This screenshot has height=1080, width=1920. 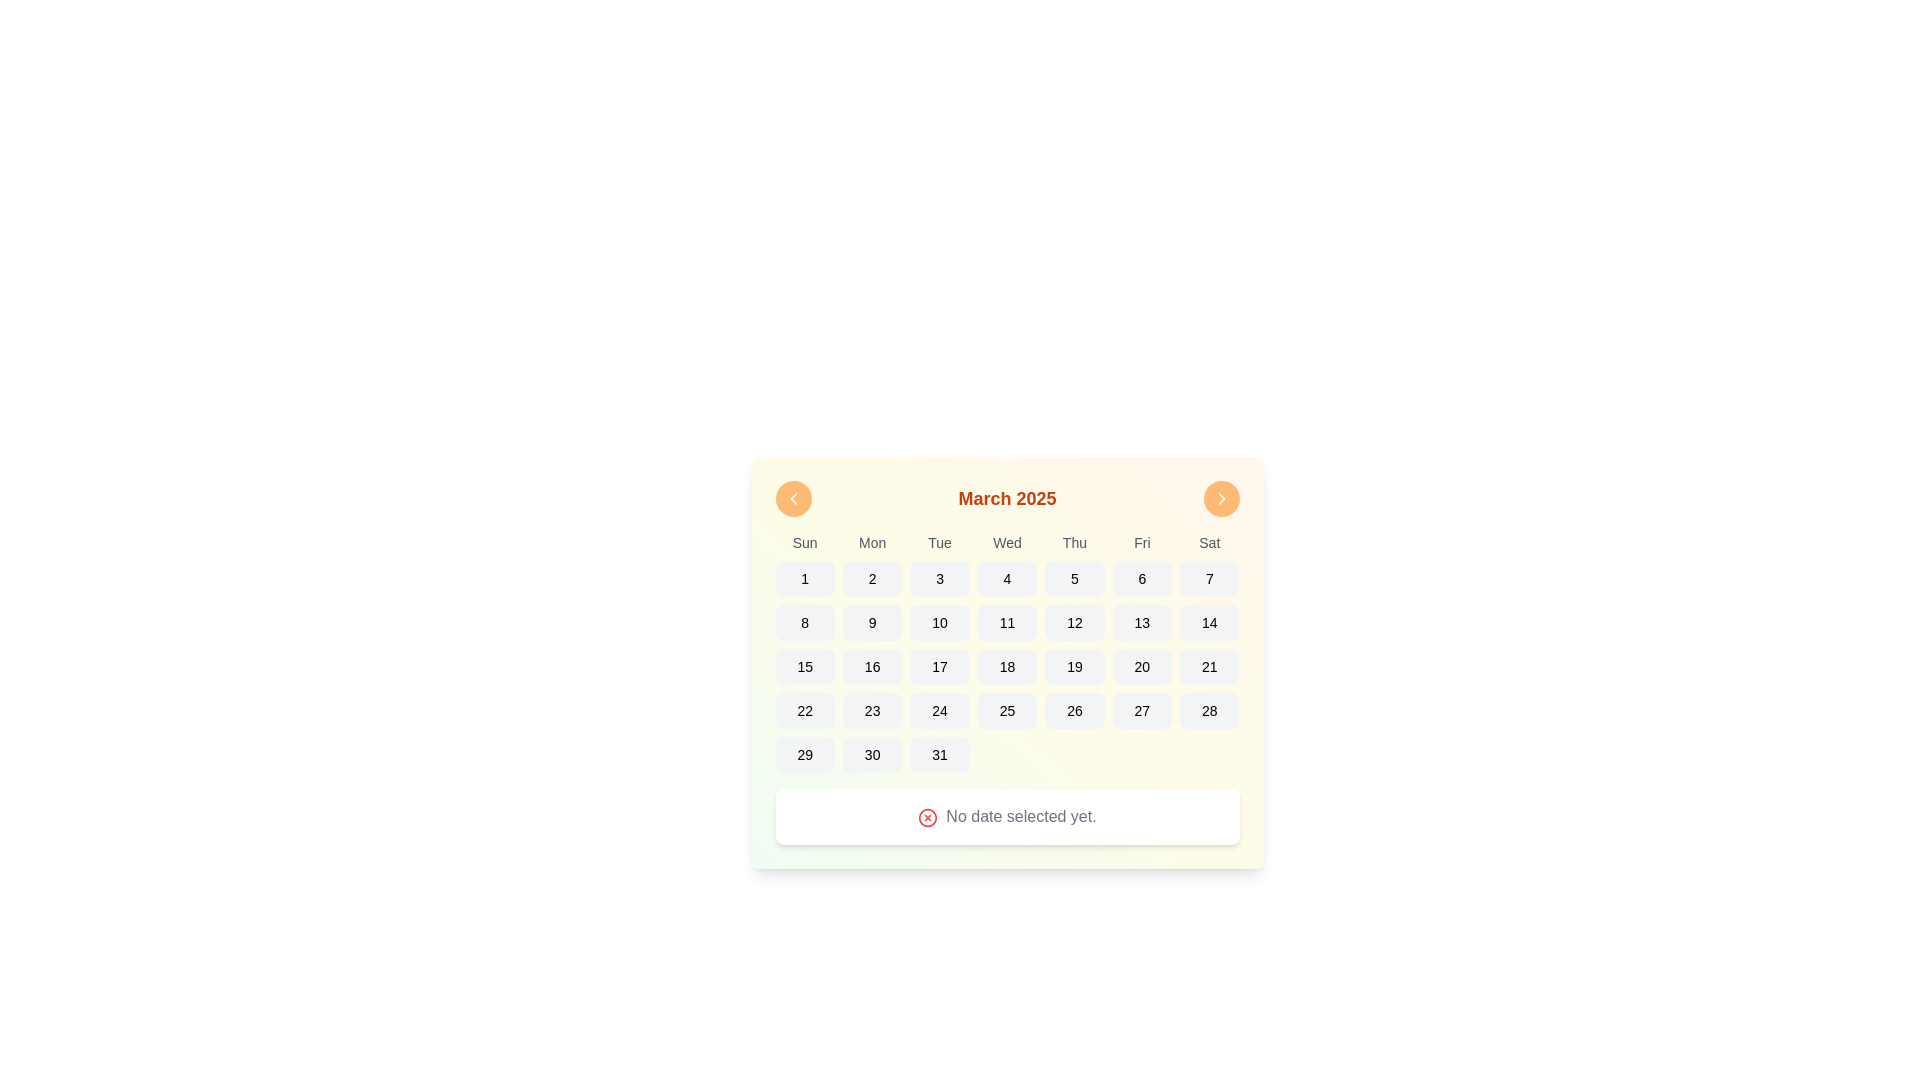 What do you see at coordinates (1007, 817) in the screenshot?
I see `and interpret the text from the Text information box which states 'No date selected yet.'` at bounding box center [1007, 817].